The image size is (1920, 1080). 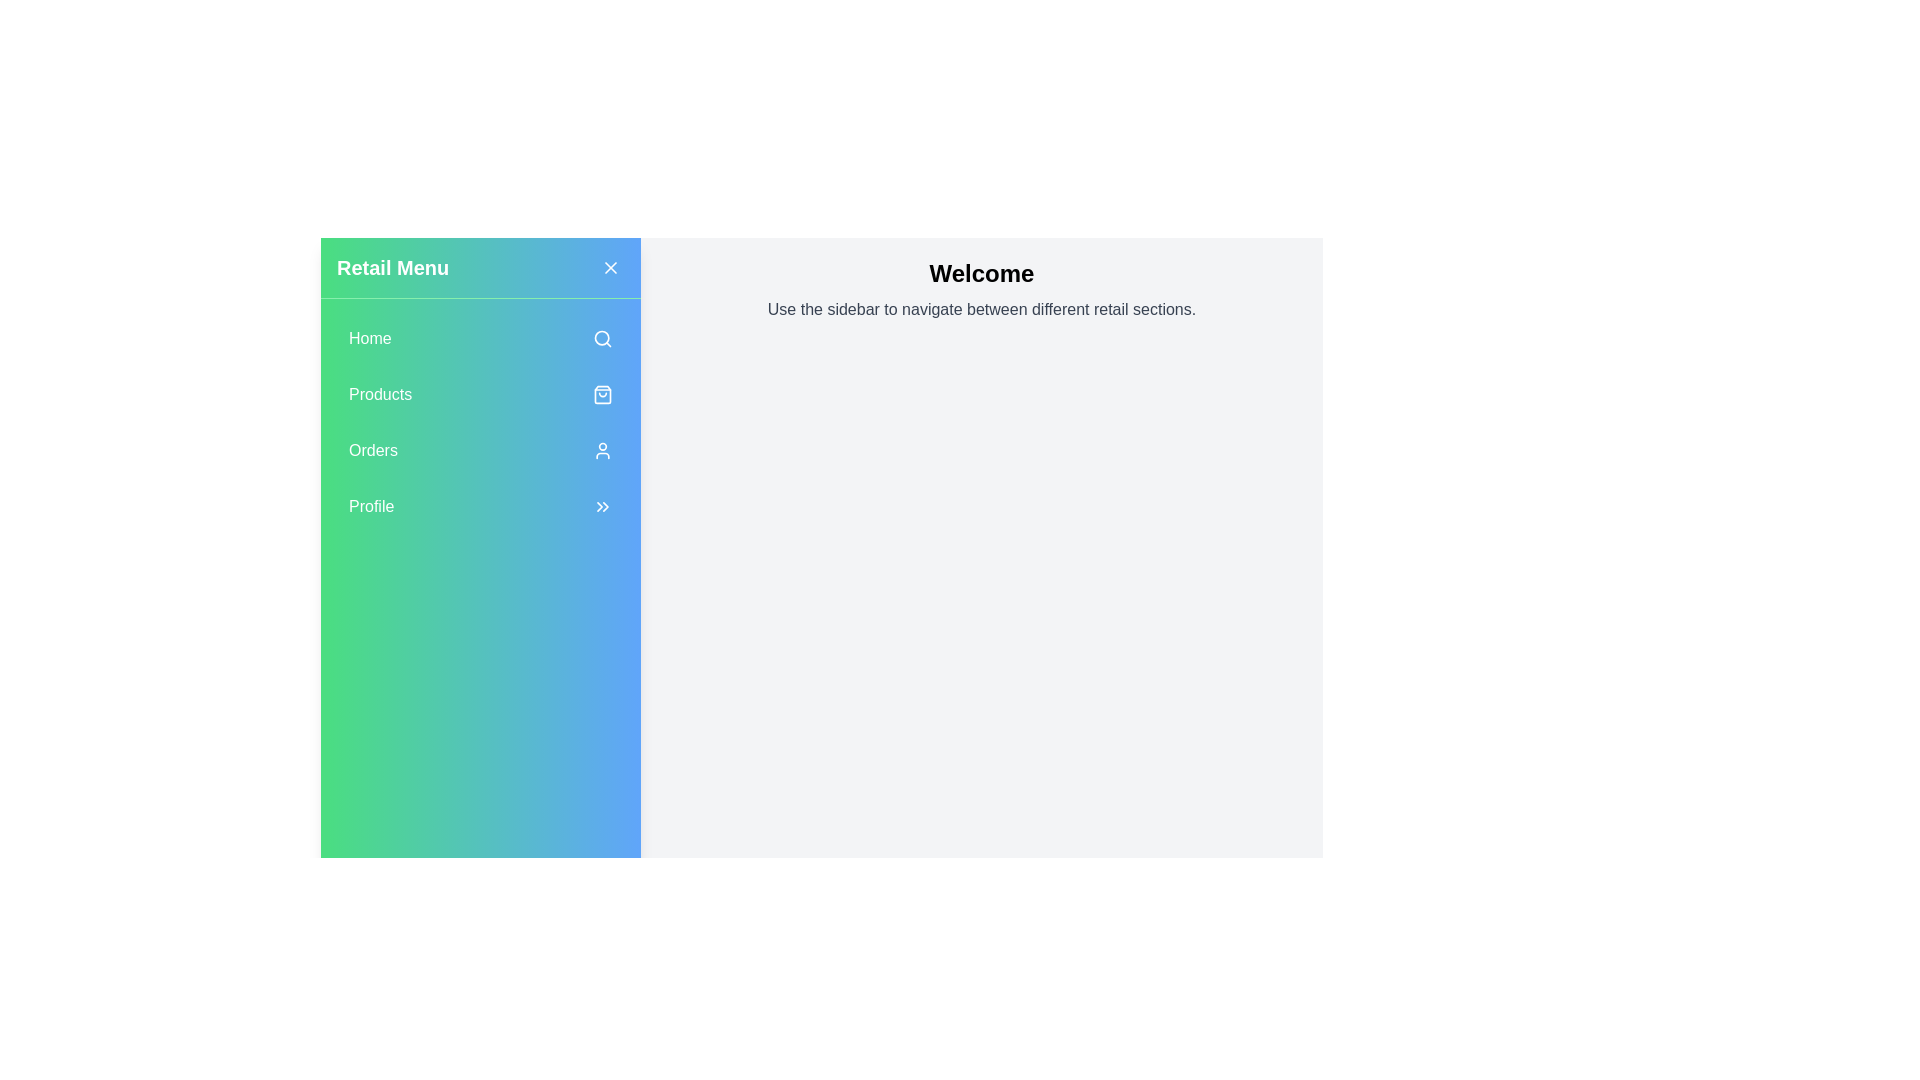 What do you see at coordinates (480, 451) in the screenshot?
I see `the third button in the vertical list located in the left sidebar` at bounding box center [480, 451].